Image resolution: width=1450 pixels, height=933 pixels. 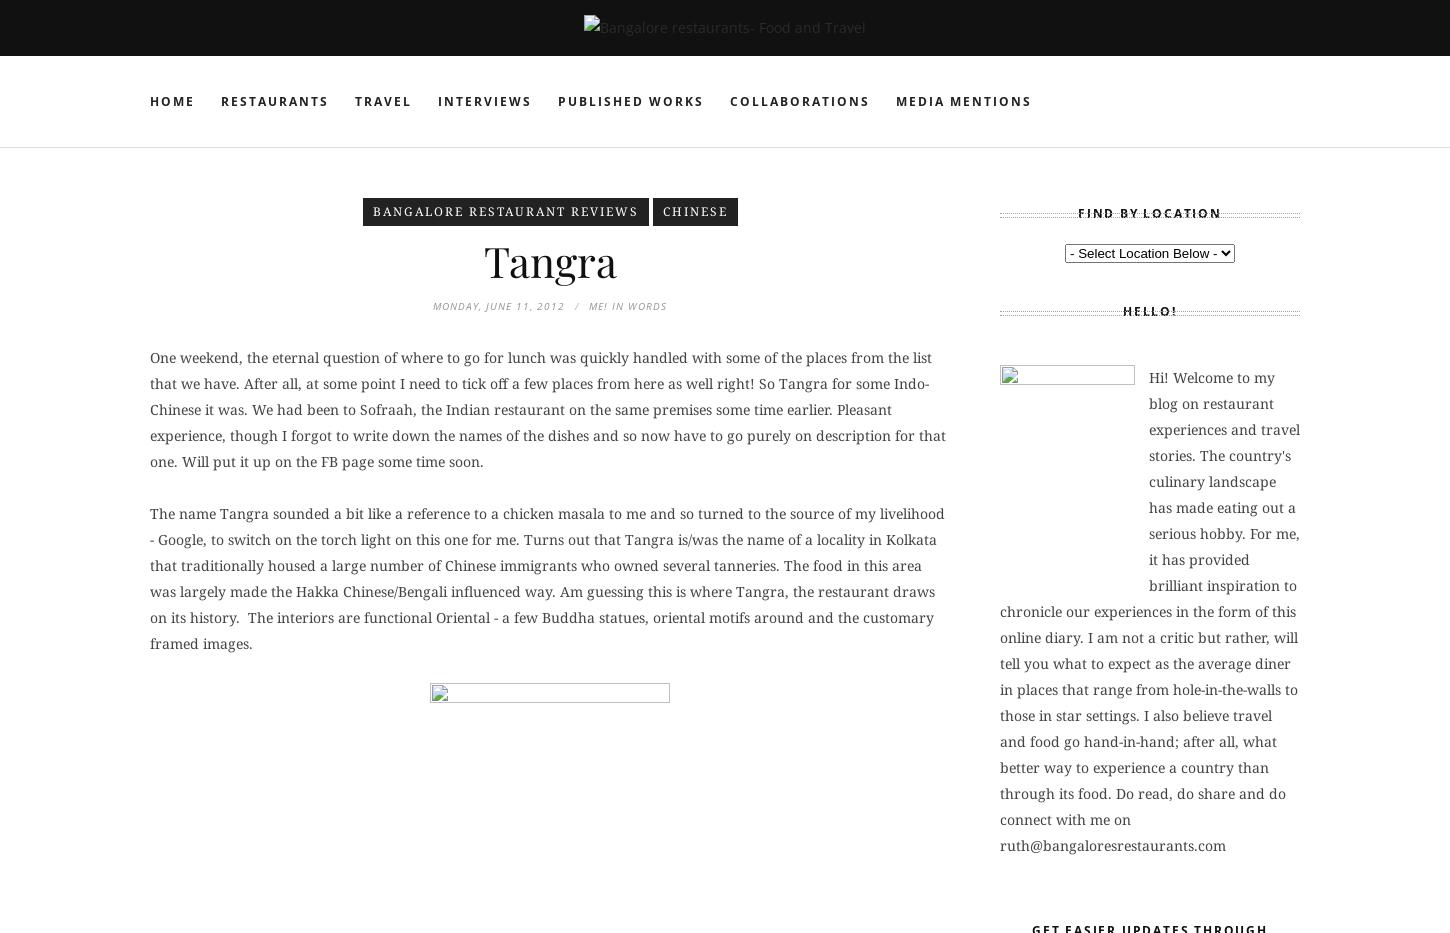 I want to click on 'Me! In words', so click(x=626, y=306).